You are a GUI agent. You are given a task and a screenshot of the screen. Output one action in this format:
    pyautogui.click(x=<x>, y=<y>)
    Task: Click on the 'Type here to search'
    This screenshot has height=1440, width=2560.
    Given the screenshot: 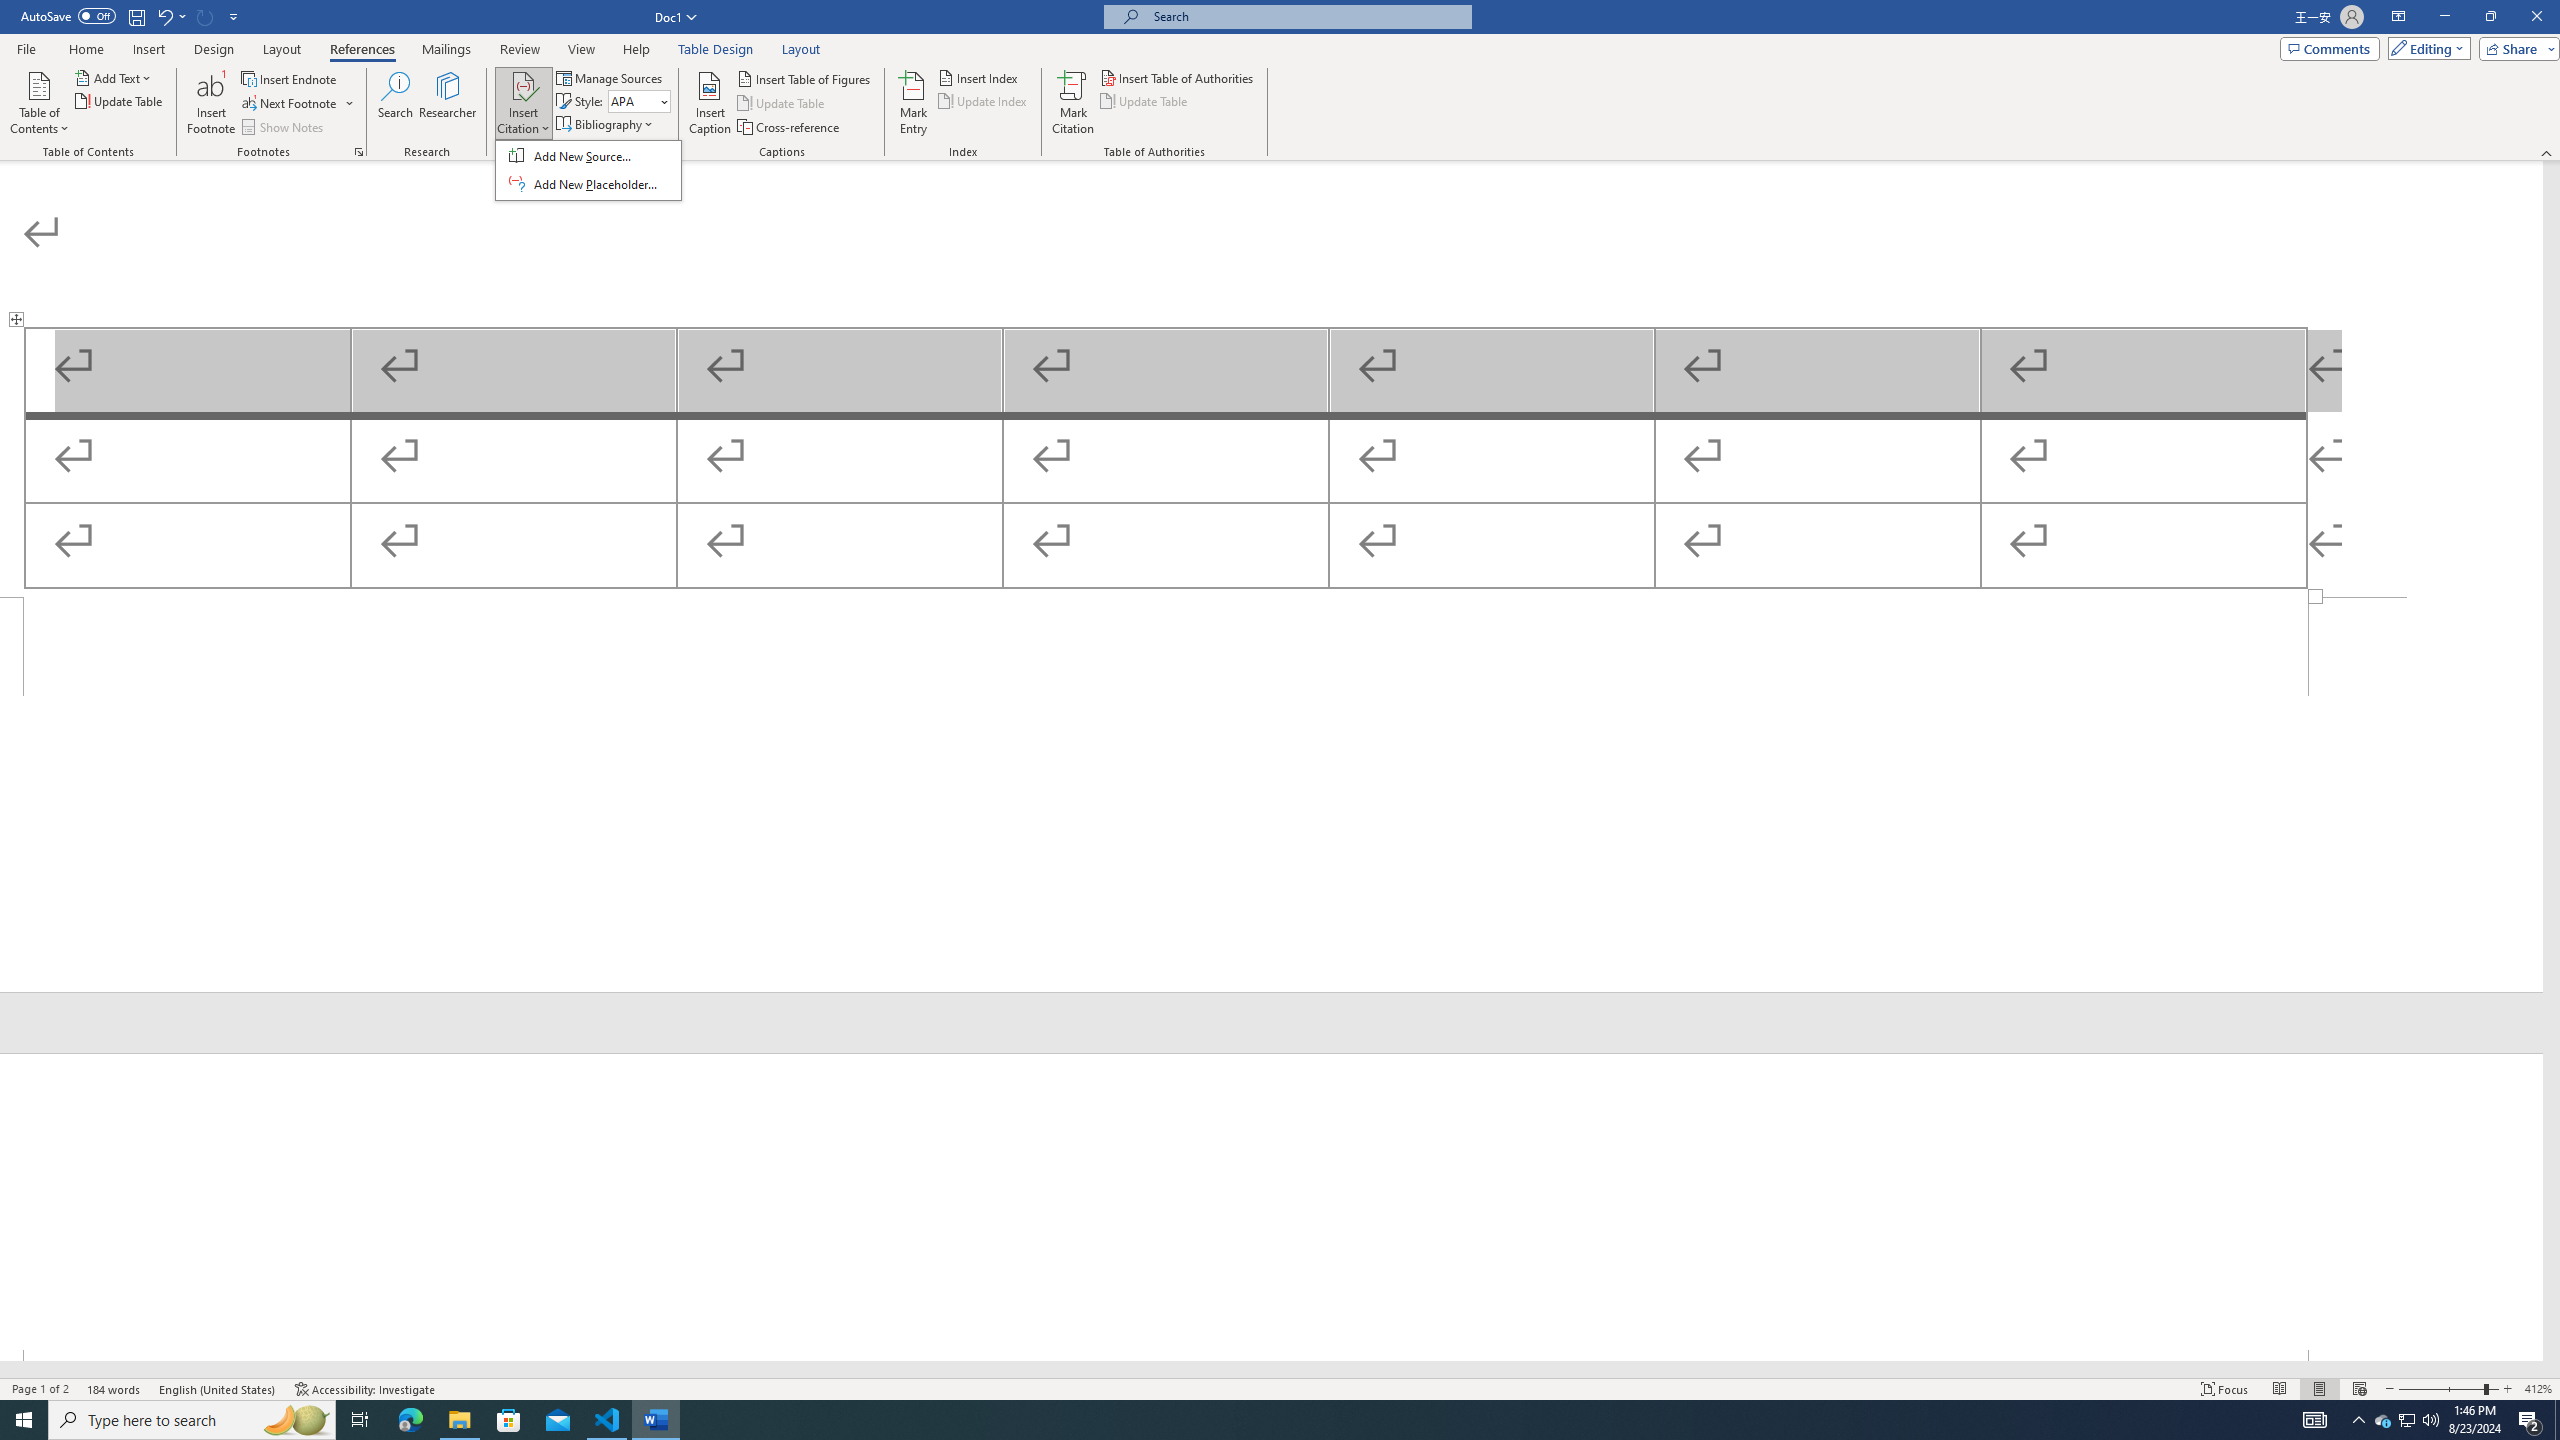 What is the action you would take?
    pyautogui.click(x=191, y=1418)
    